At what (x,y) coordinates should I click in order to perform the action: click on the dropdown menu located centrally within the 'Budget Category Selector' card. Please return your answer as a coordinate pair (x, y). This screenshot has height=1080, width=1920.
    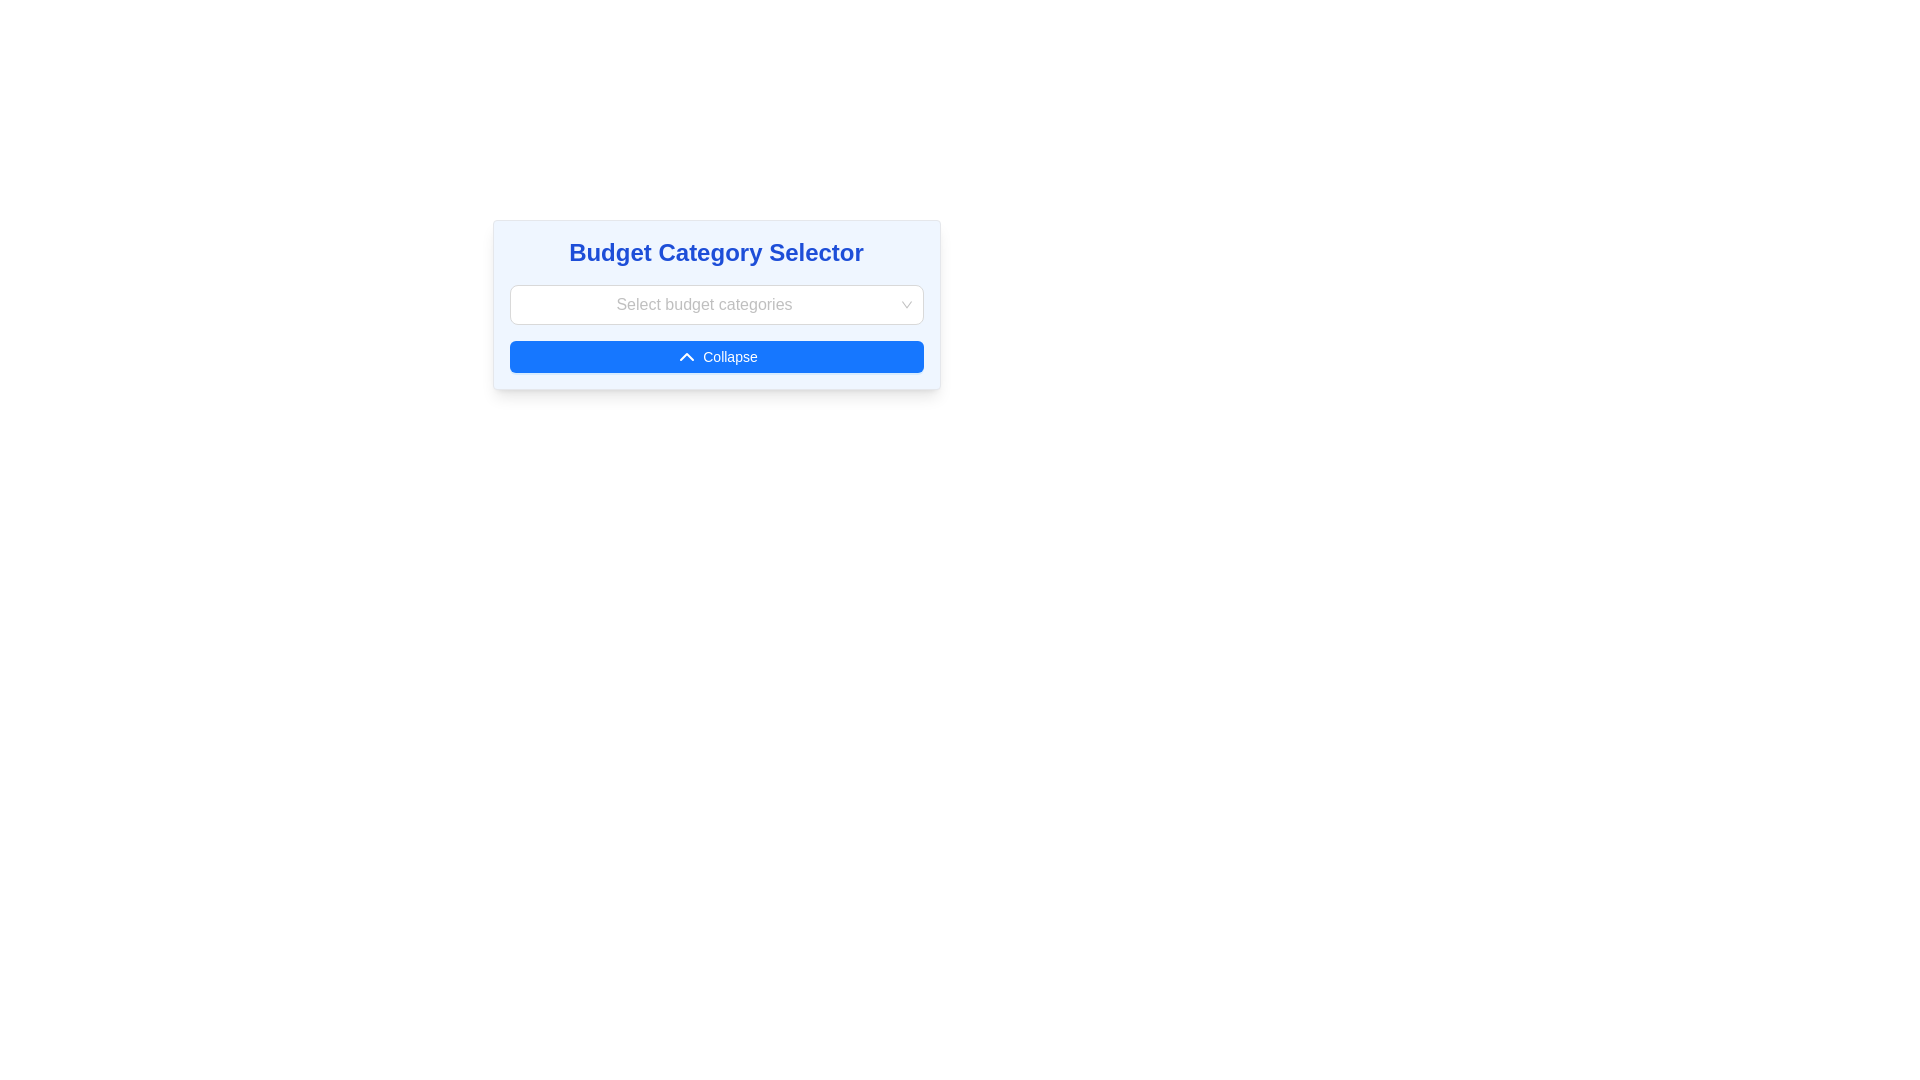
    Looking at the image, I should click on (716, 304).